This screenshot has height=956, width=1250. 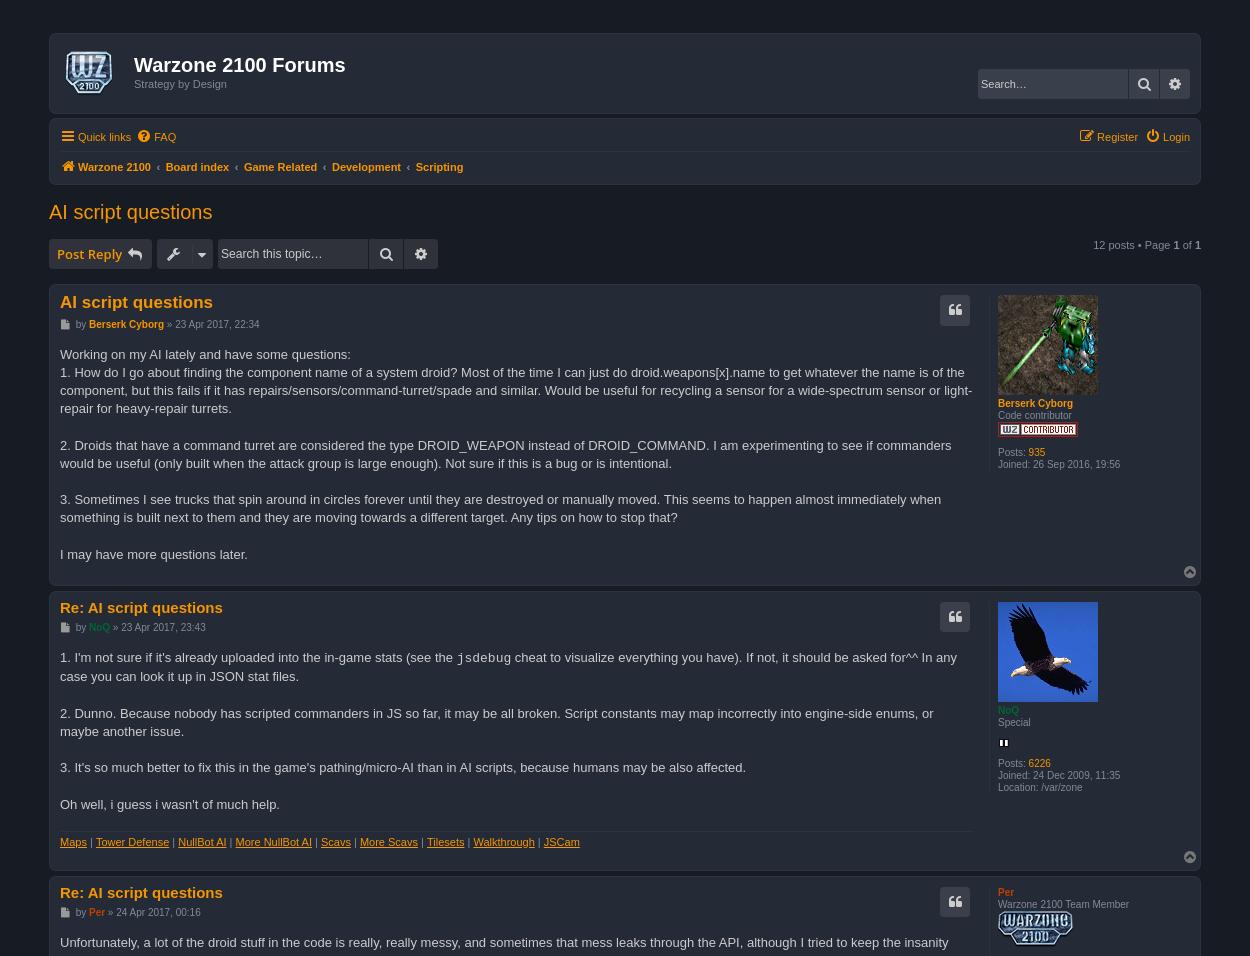 What do you see at coordinates (503, 840) in the screenshot?
I see `'Walkthrough'` at bounding box center [503, 840].